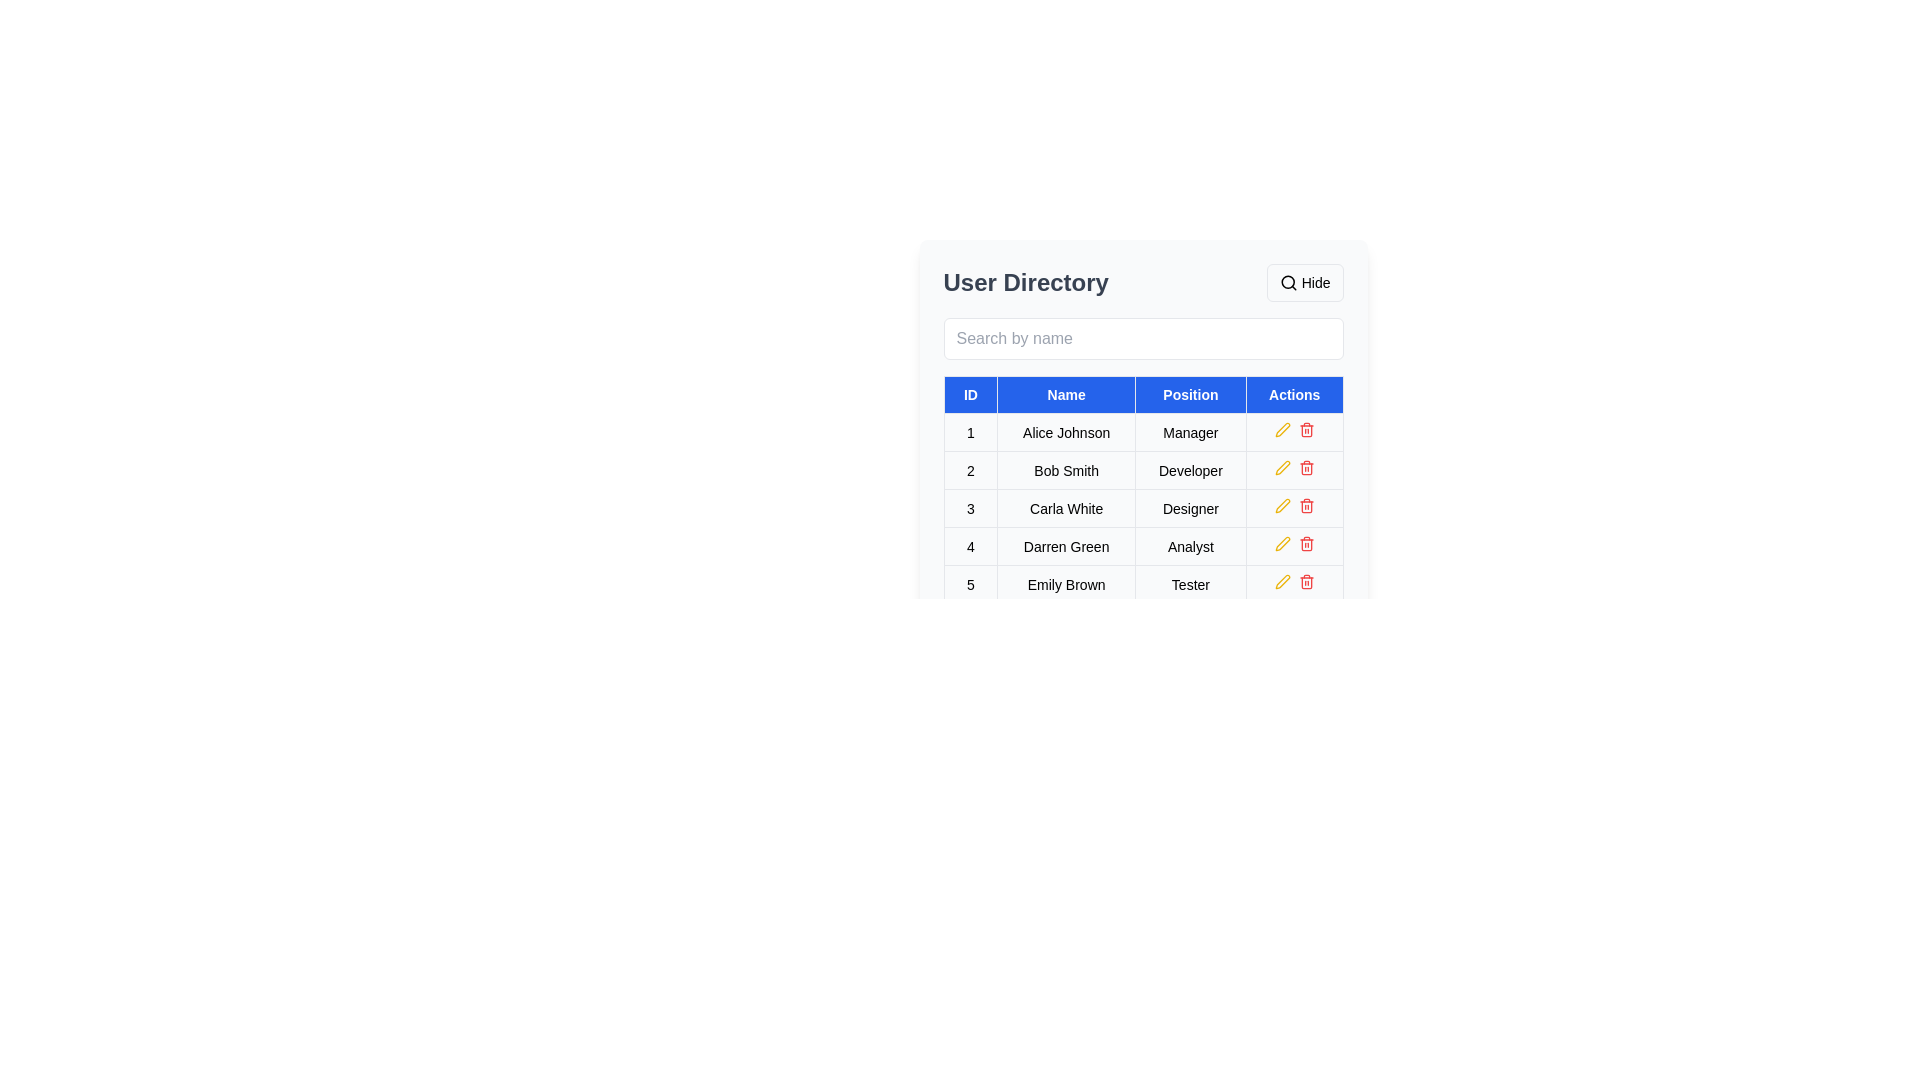  What do you see at coordinates (1065, 470) in the screenshot?
I see `or highlight the text label displaying 'Bob Smith' located in the 'Name' column of the second row in the table` at bounding box center [1065, 470].